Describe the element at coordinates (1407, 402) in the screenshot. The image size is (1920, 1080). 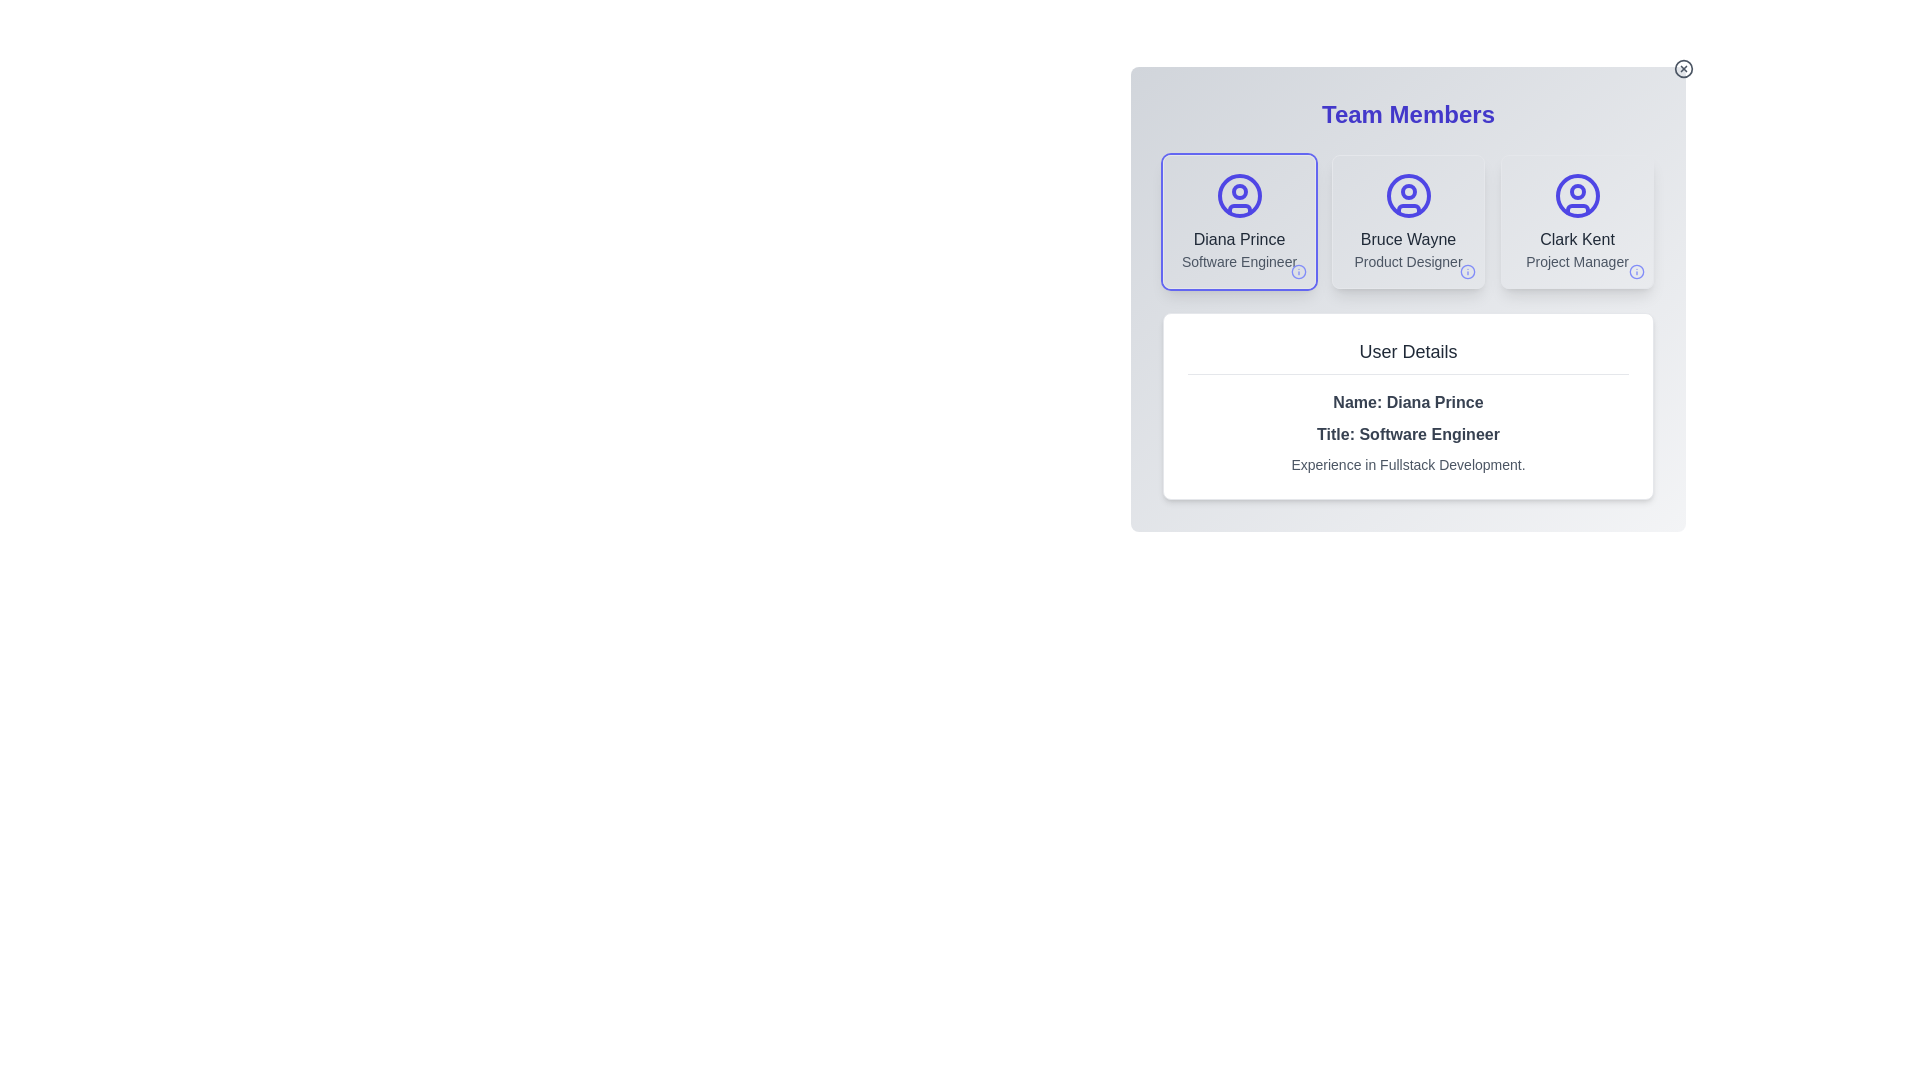
I see `the text label displaying the name 'Diana Prince' in the user profile section located below the 'User Details' title` at that location.